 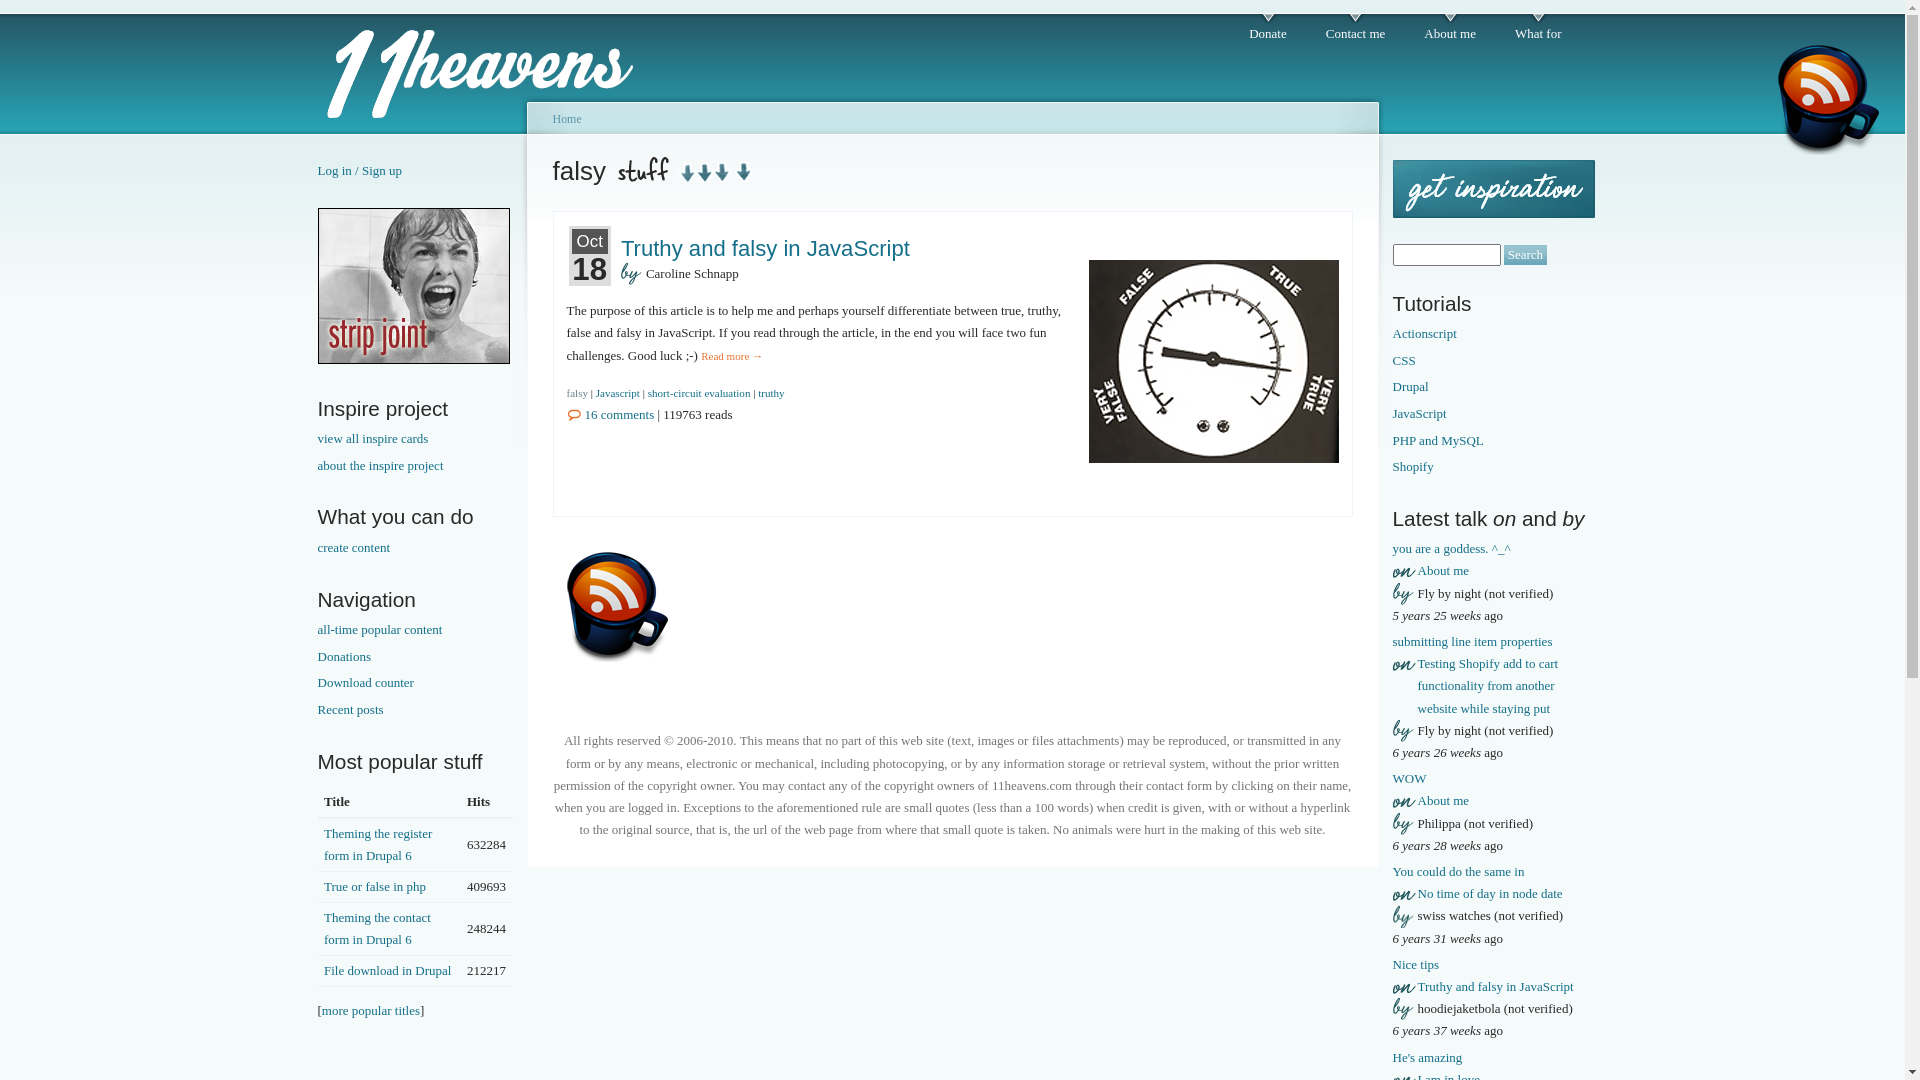 I want to click on 'You could do the same in', so click(x=1458, y=870).